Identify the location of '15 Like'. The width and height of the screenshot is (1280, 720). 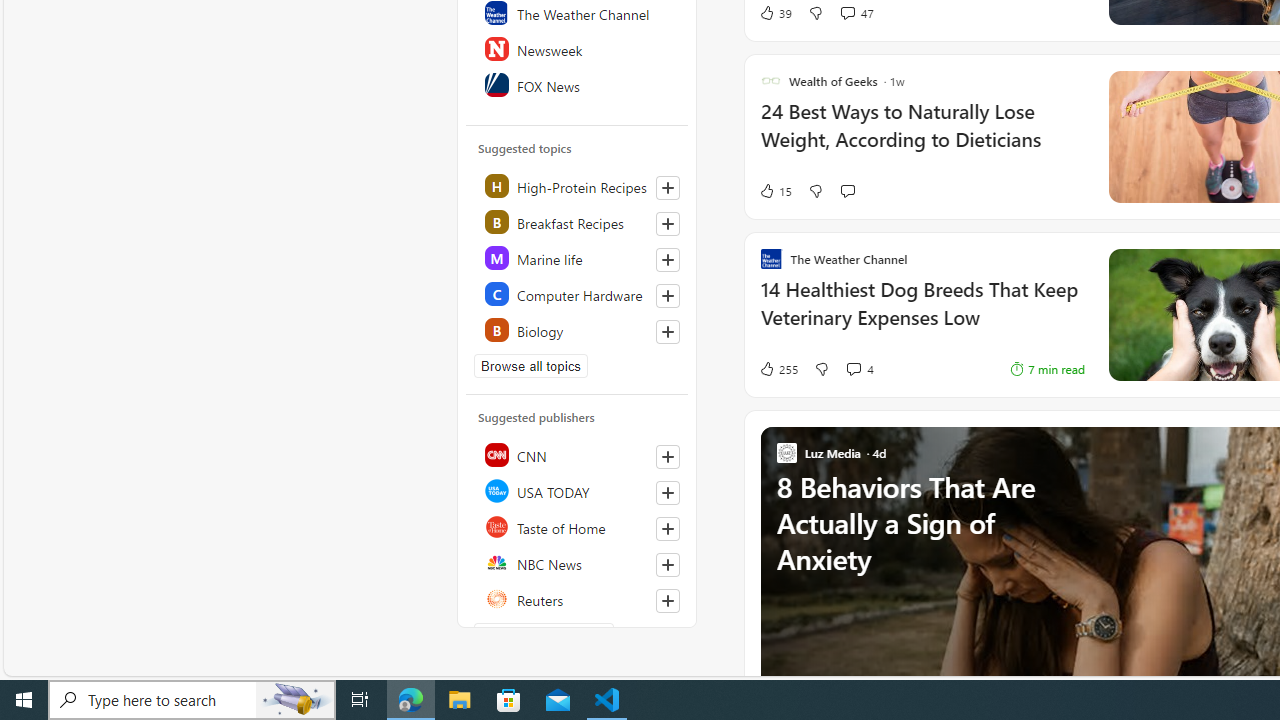
(774, 191).